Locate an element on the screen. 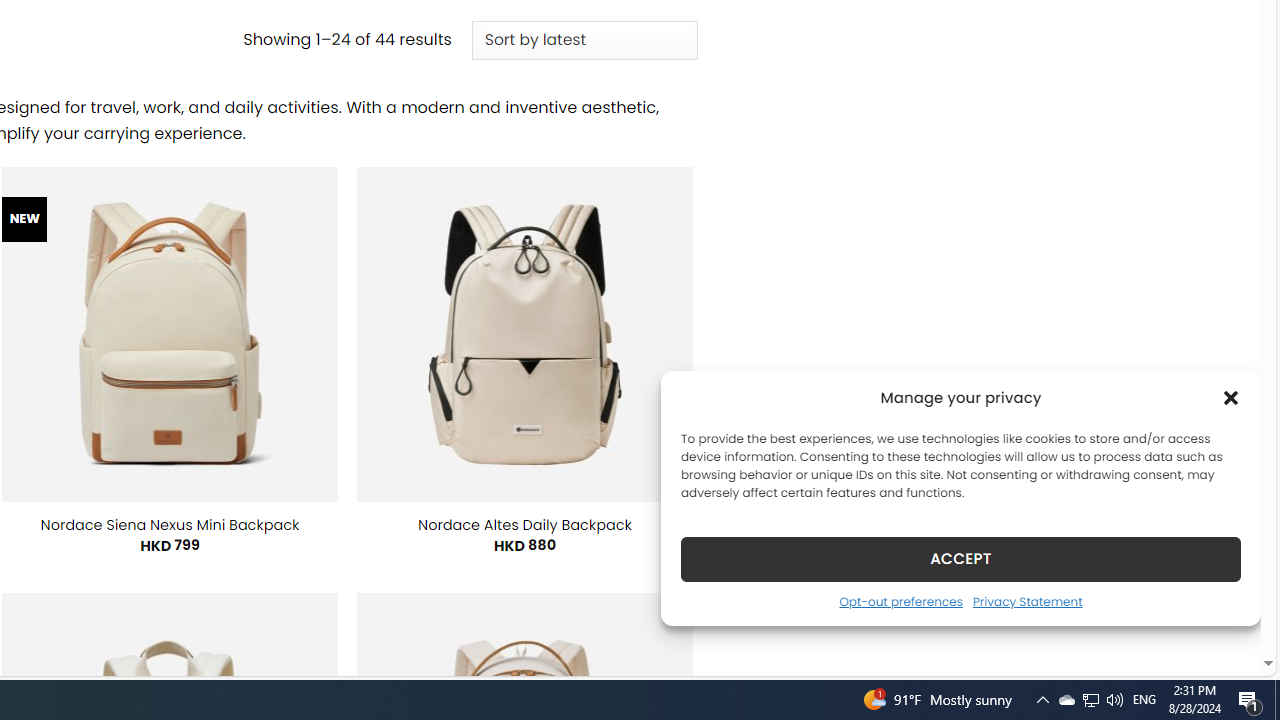 The width and height of the screenshot is (1280, 720). 'Nordace Siena Nexus Mini Backpack' is located at coordinates (169, 523).